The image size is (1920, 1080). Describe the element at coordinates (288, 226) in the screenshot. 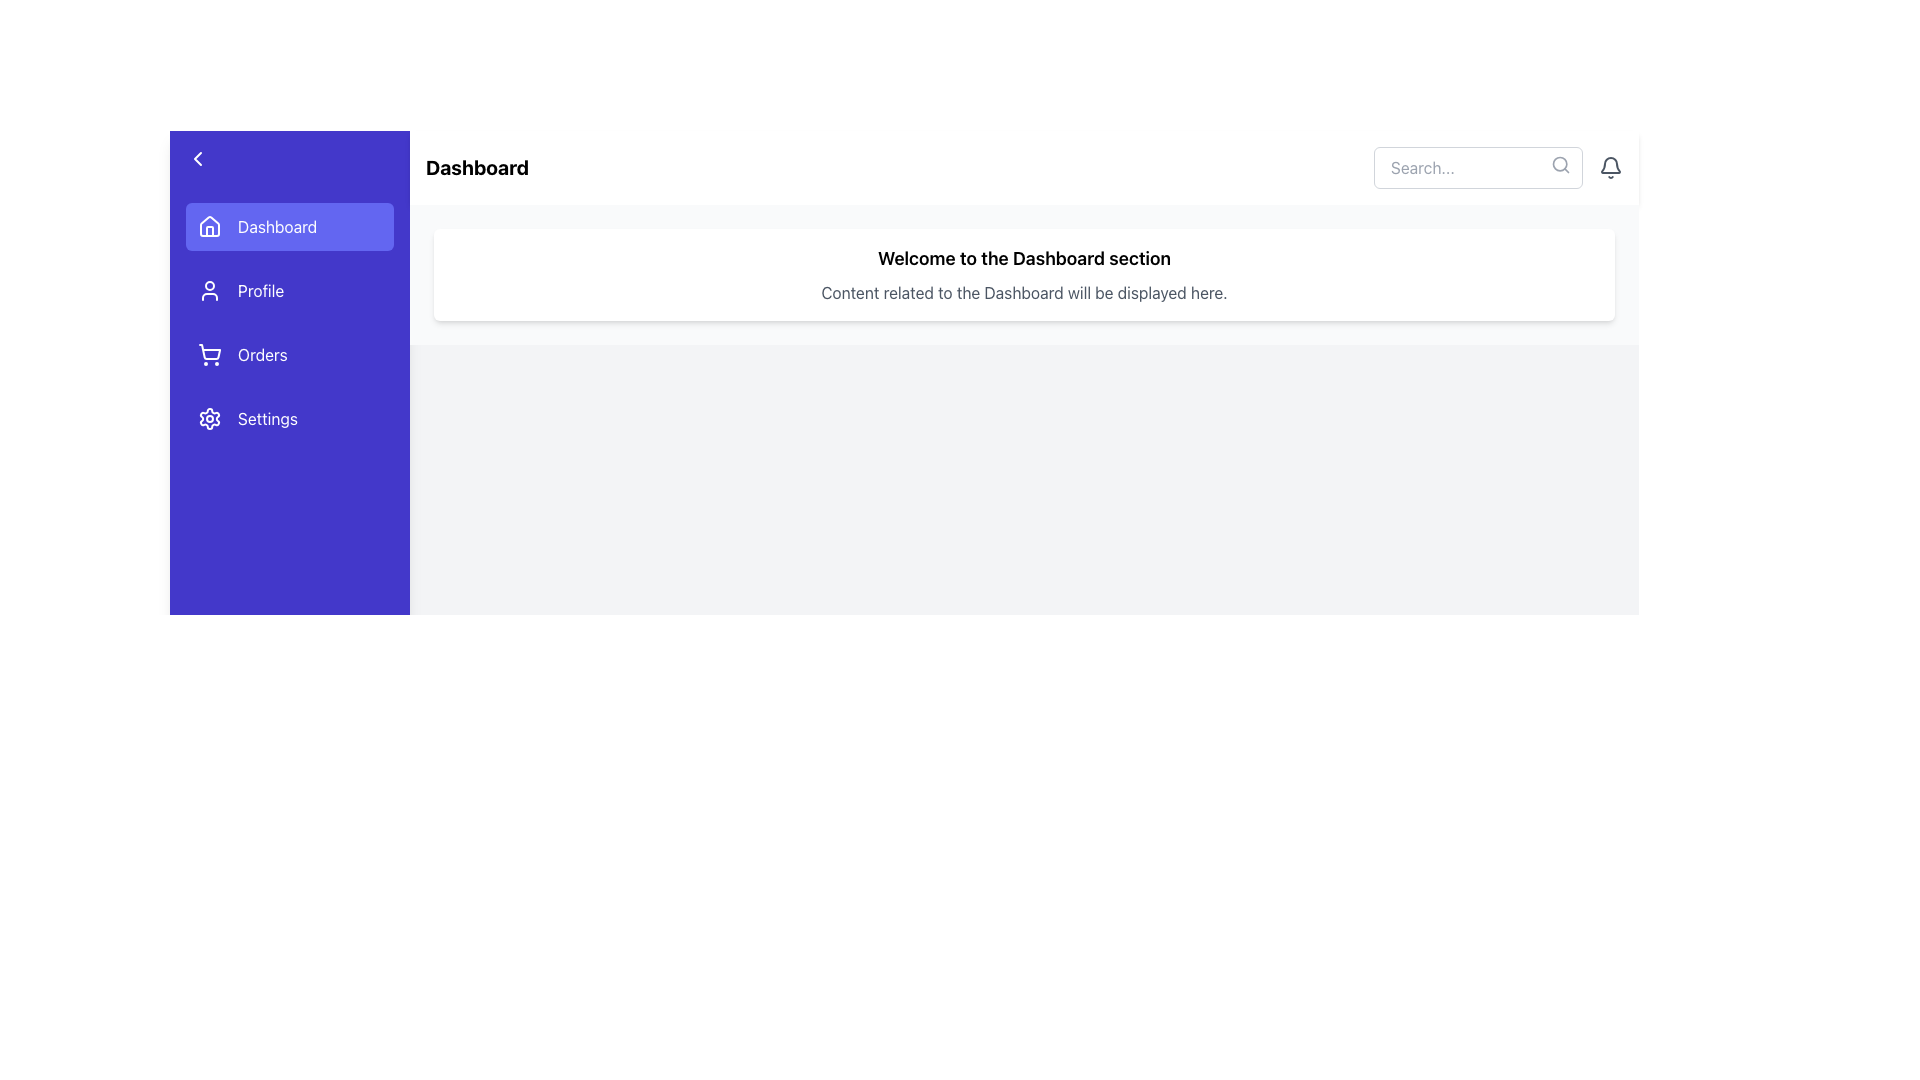

I see `the 'Dashboard' navigation button, which is the first item in the vertical sidebar menu with a purple background and white text` at that location.